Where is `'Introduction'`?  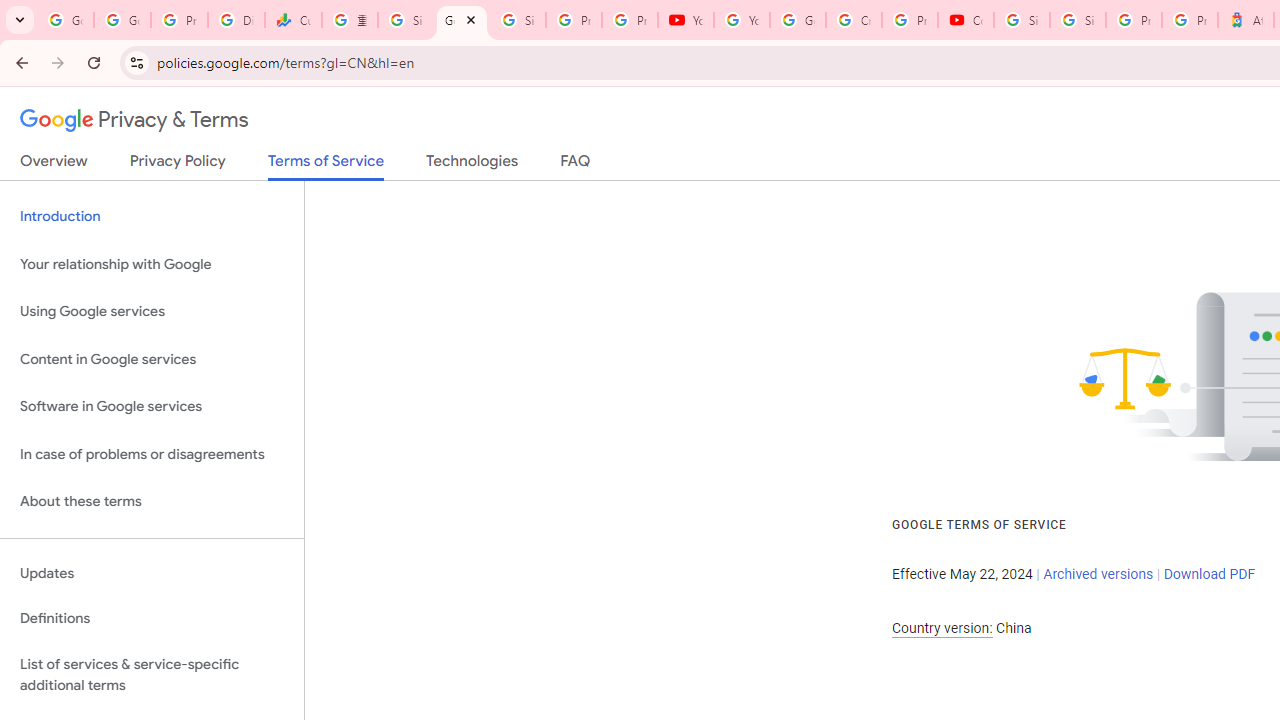 'Introduction' is located at coordinates (151, 217).